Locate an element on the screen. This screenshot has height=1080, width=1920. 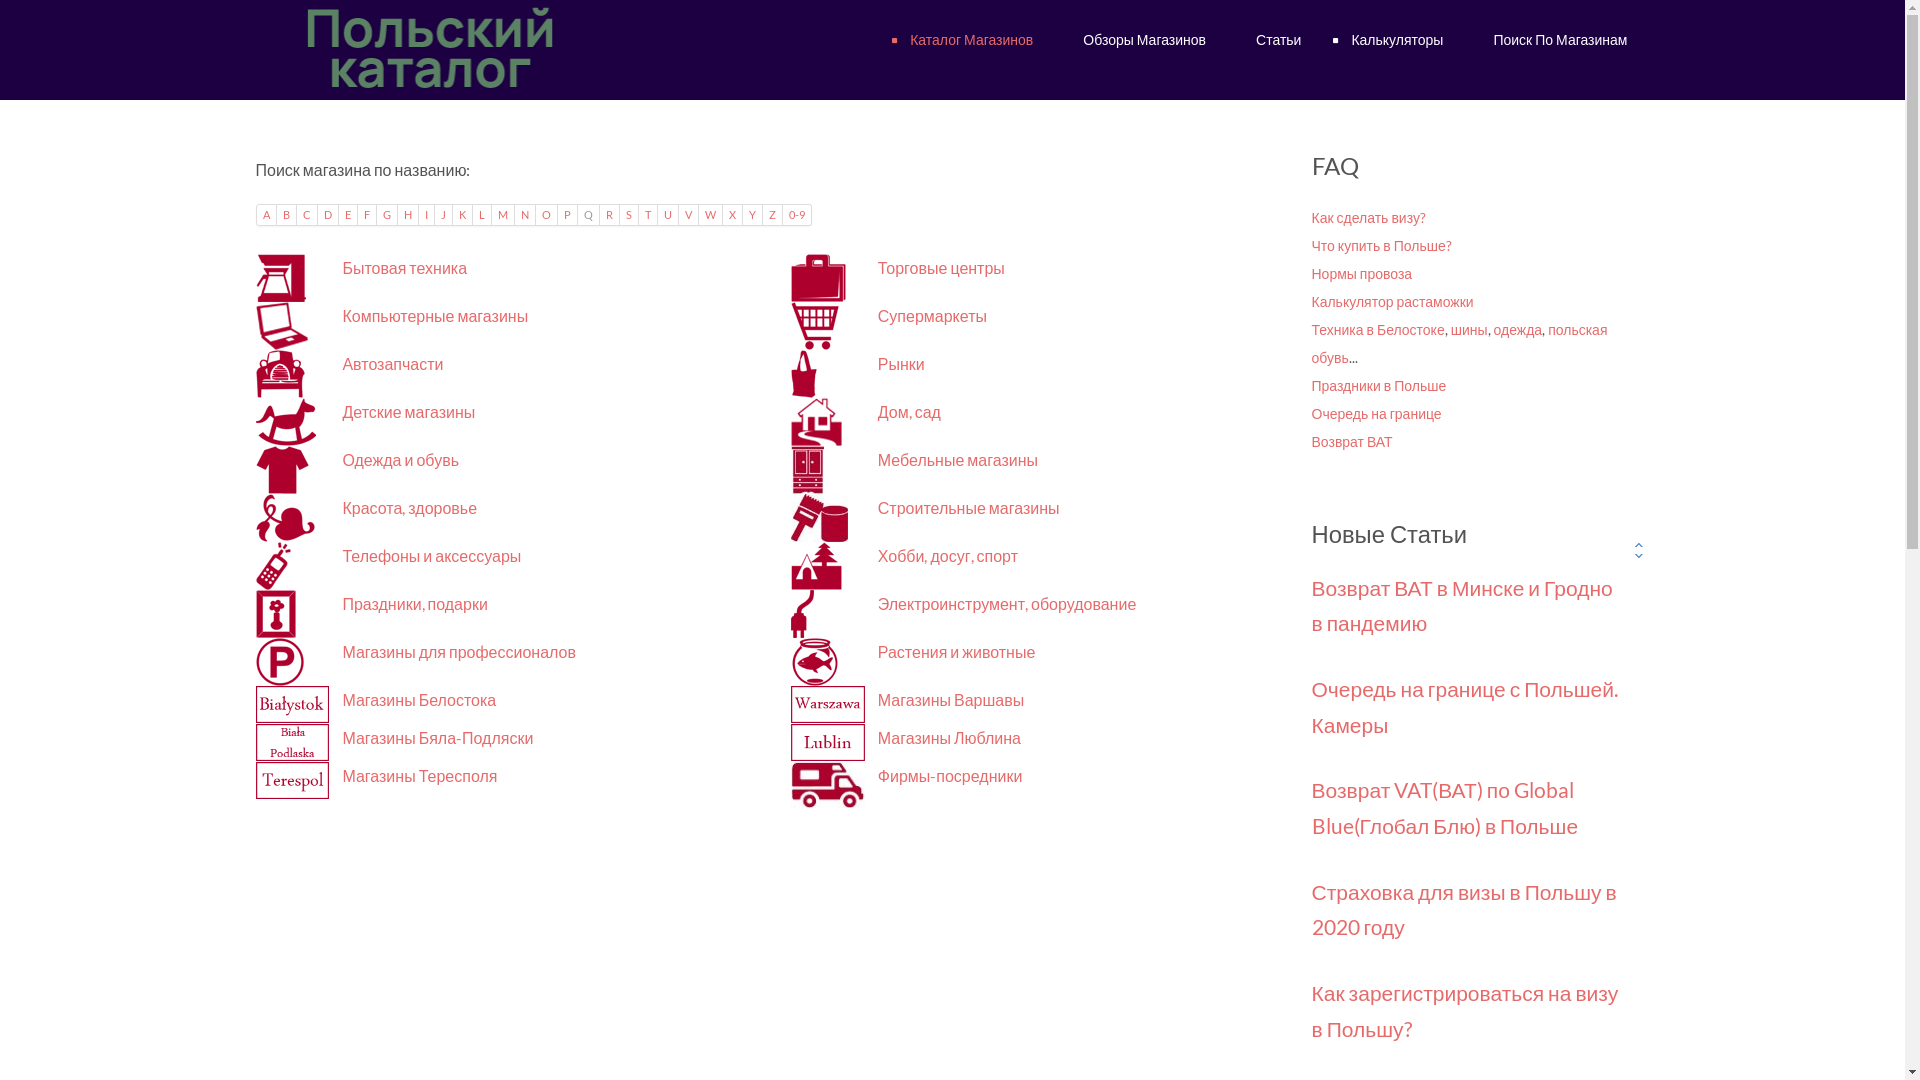
'Y' is located at coordinates (751, 215).